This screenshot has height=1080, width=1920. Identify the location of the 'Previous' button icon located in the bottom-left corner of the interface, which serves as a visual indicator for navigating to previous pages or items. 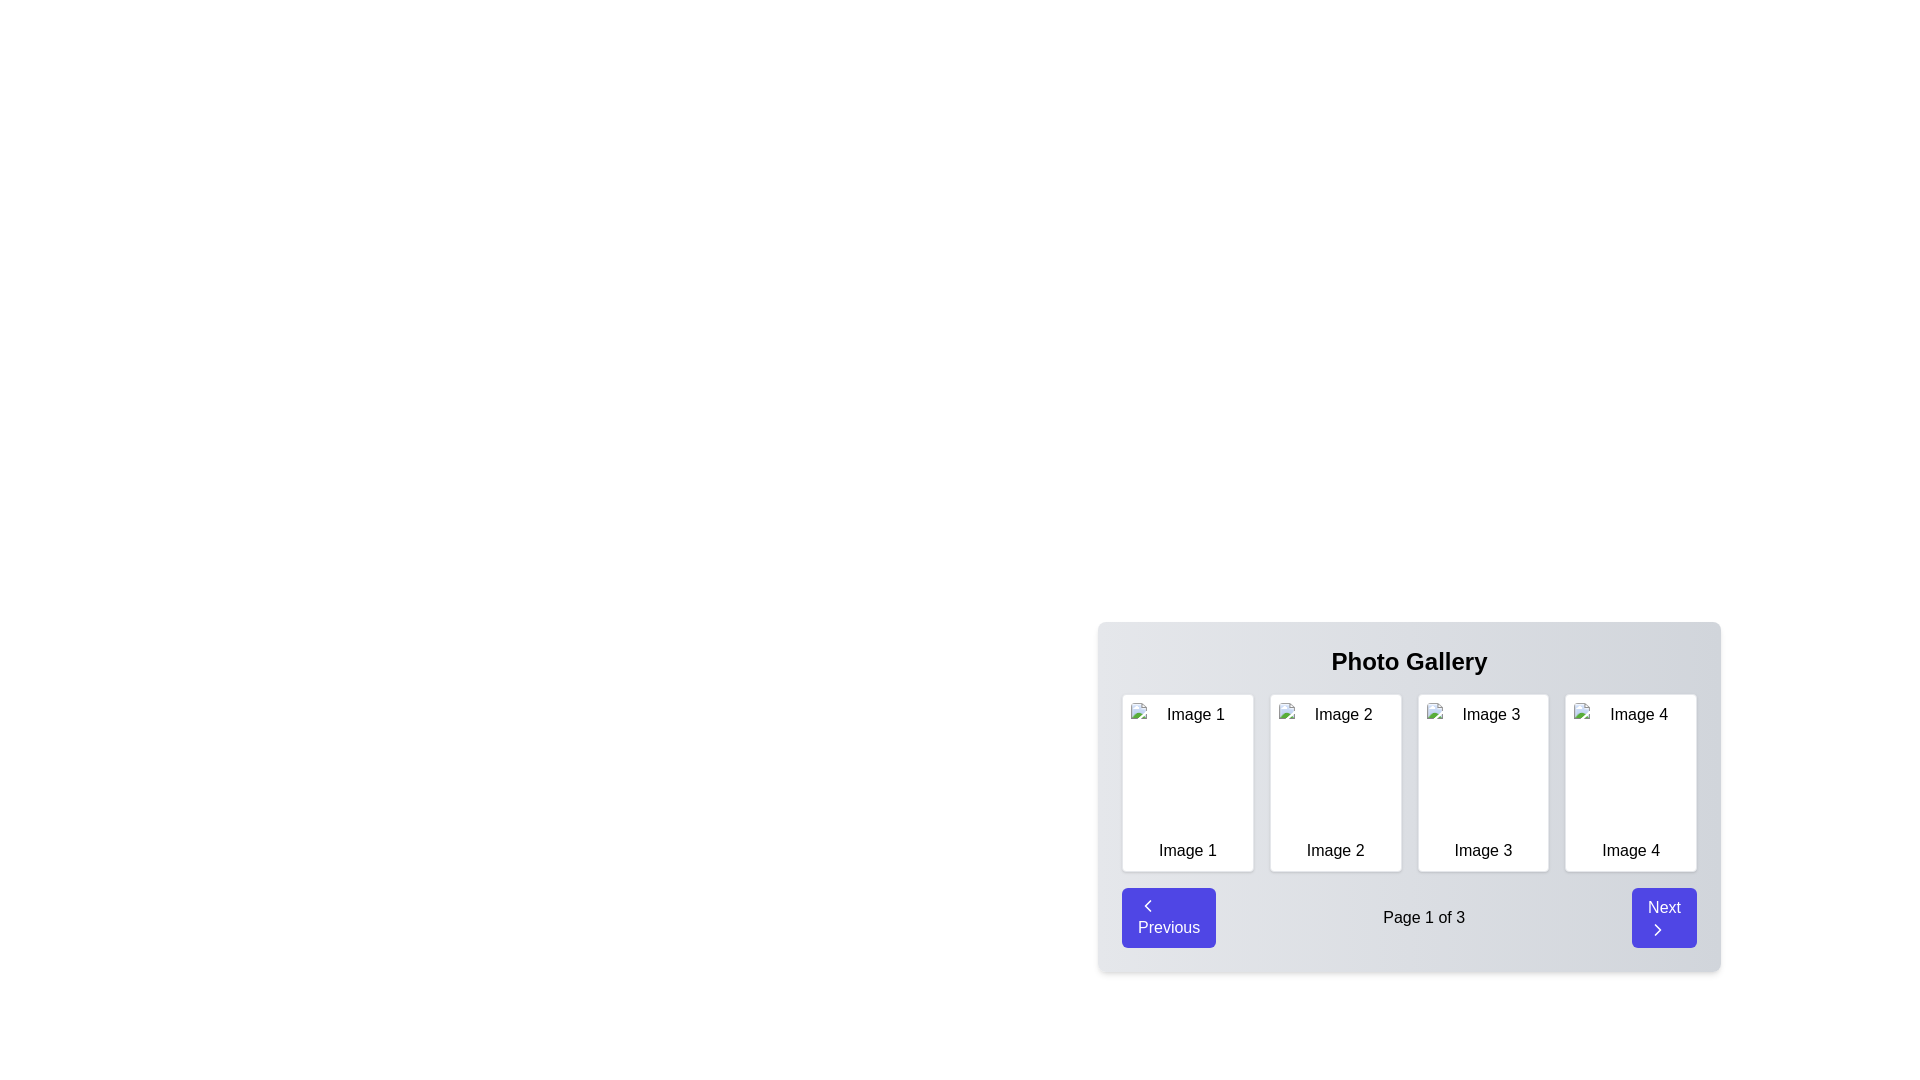
(1147, 906).